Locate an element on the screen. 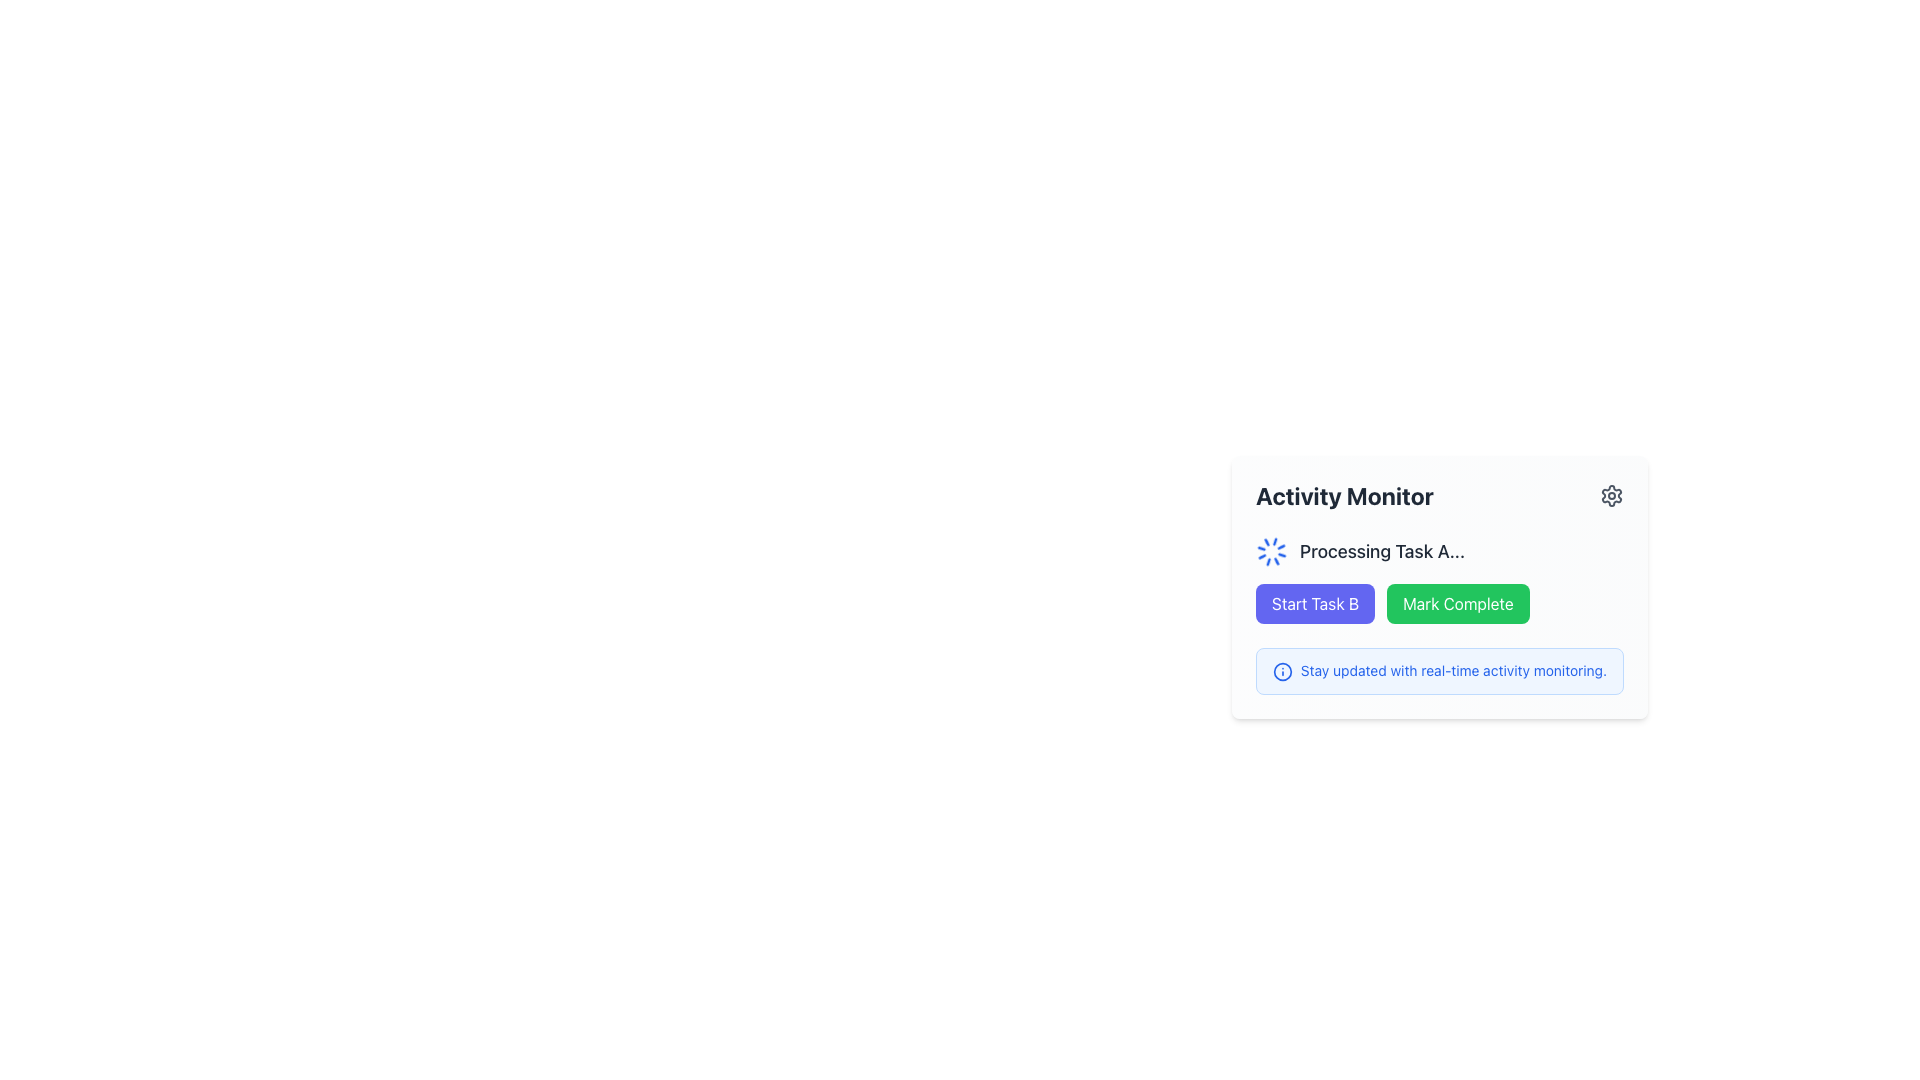 The width and height of the screenshot is (1920, 1080). displayed information from the Text with Icon indicating that 'Task A' is currently in progress, located in the top section of the 'Activity Monitor' card is located at coordinates (1440, 551).